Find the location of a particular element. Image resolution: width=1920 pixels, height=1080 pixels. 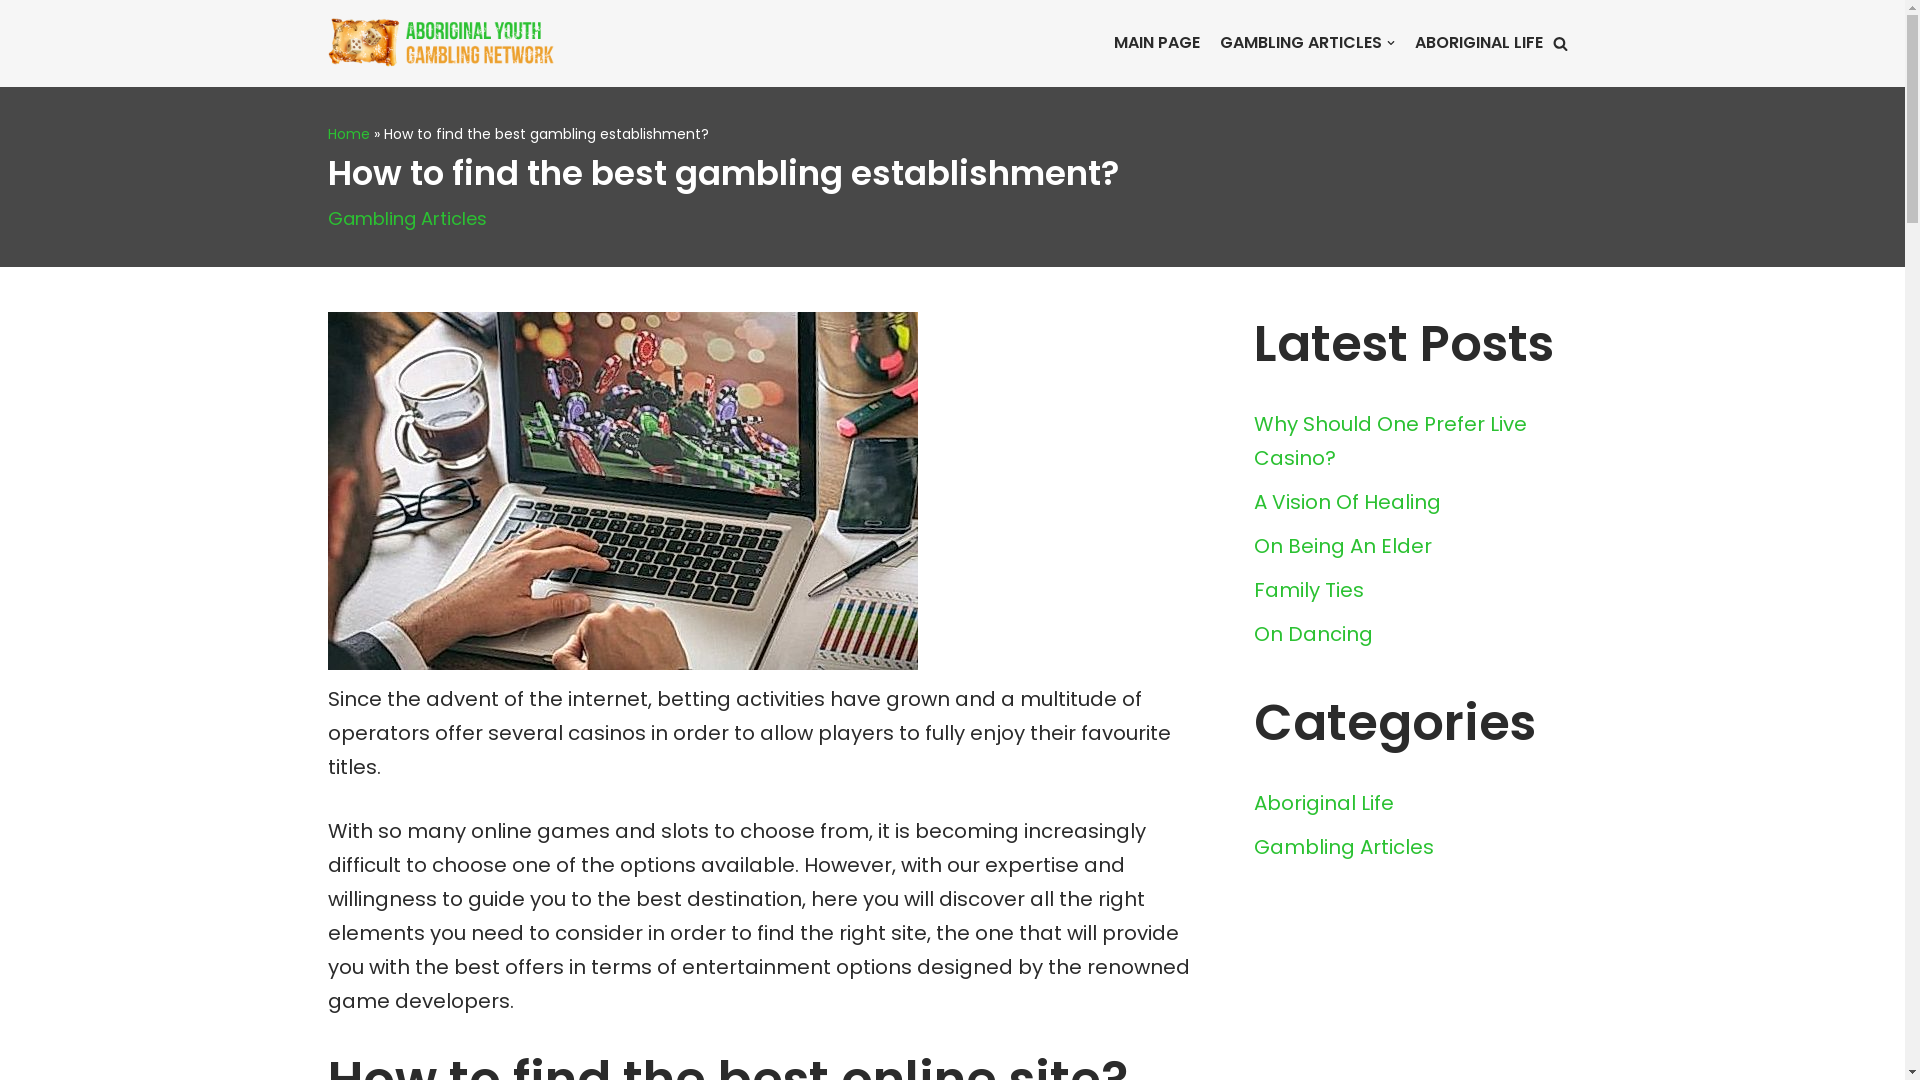

'MAIN PAGE' is located at coordinates (1156, 42).